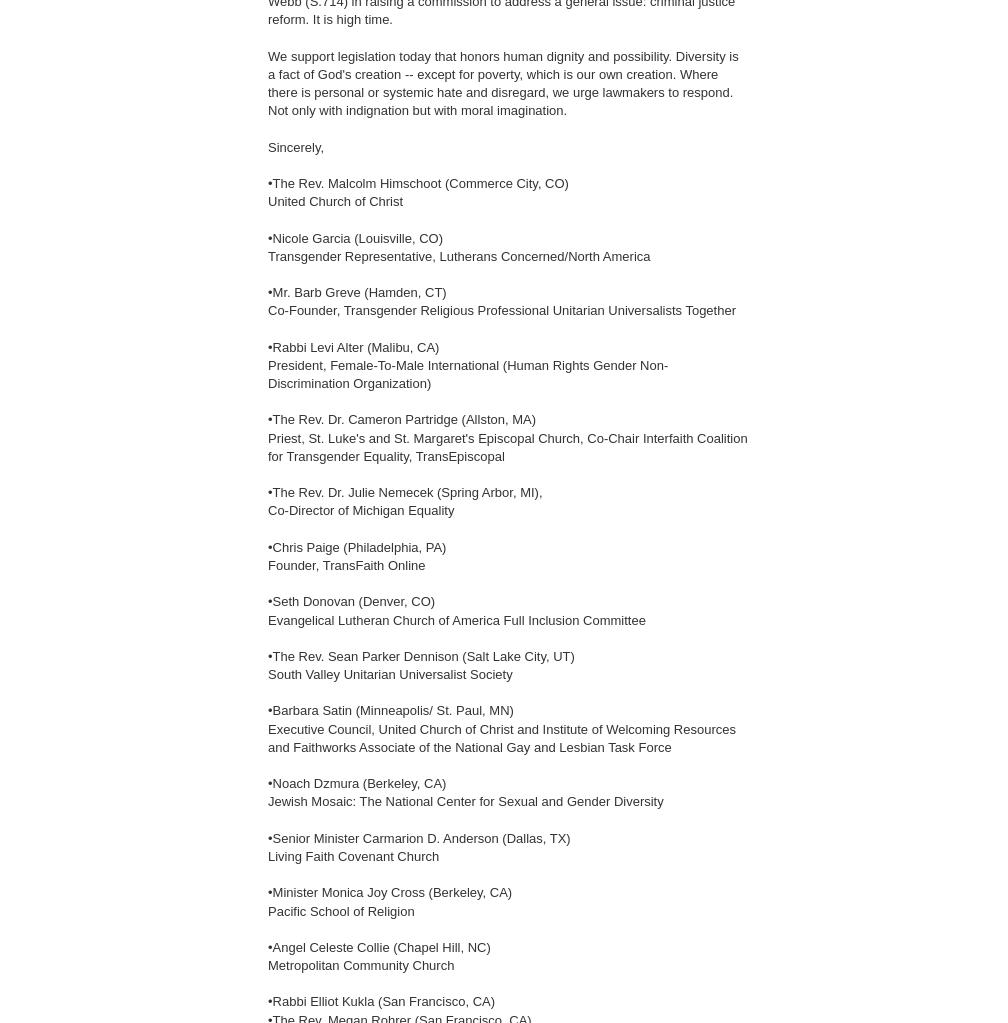 Image resolution: width=1008 pixels, height=1023 pixels. I want to click on '•Senior Minister Carmarion D. Anderson (Dallas, TX)', so click(419, 836).